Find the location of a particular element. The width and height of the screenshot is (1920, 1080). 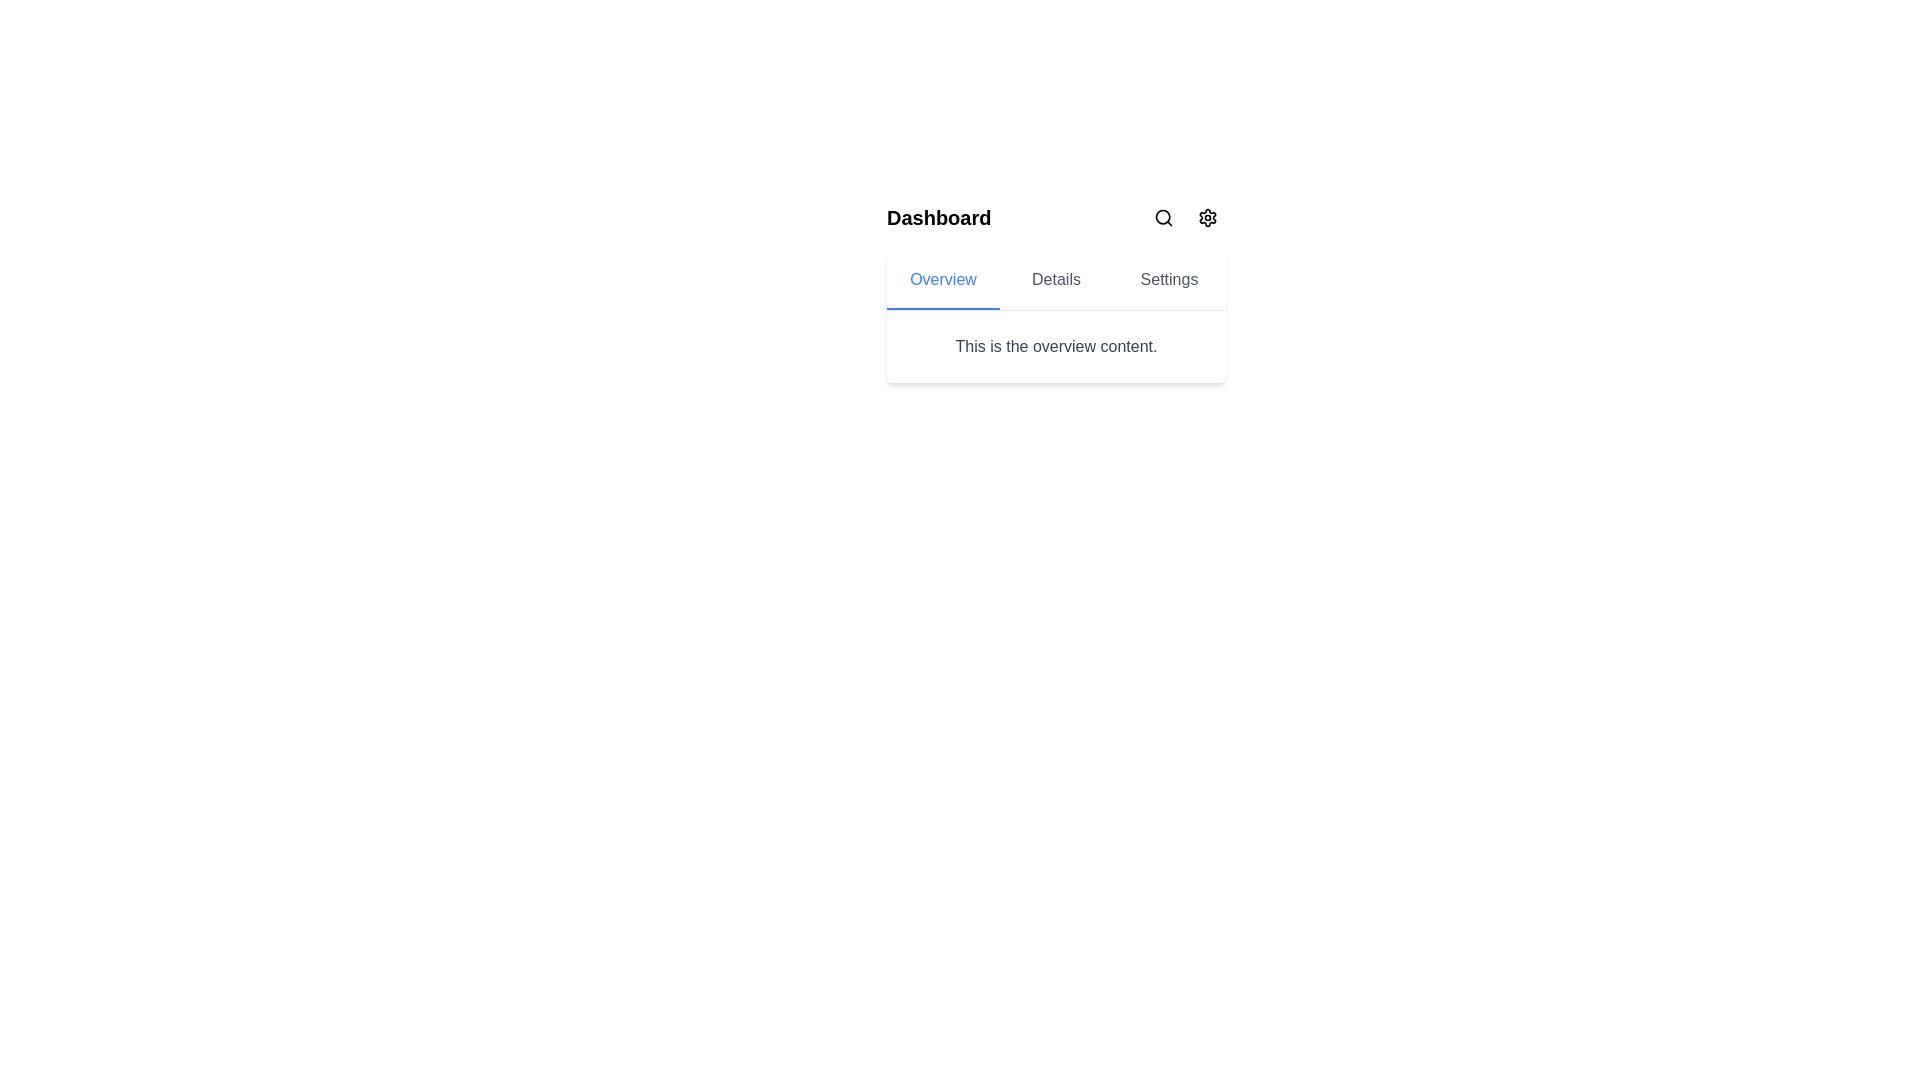

the first tab in the horizontal tab group located below the 'Dashboard' section is located at coordinates (942, 281).